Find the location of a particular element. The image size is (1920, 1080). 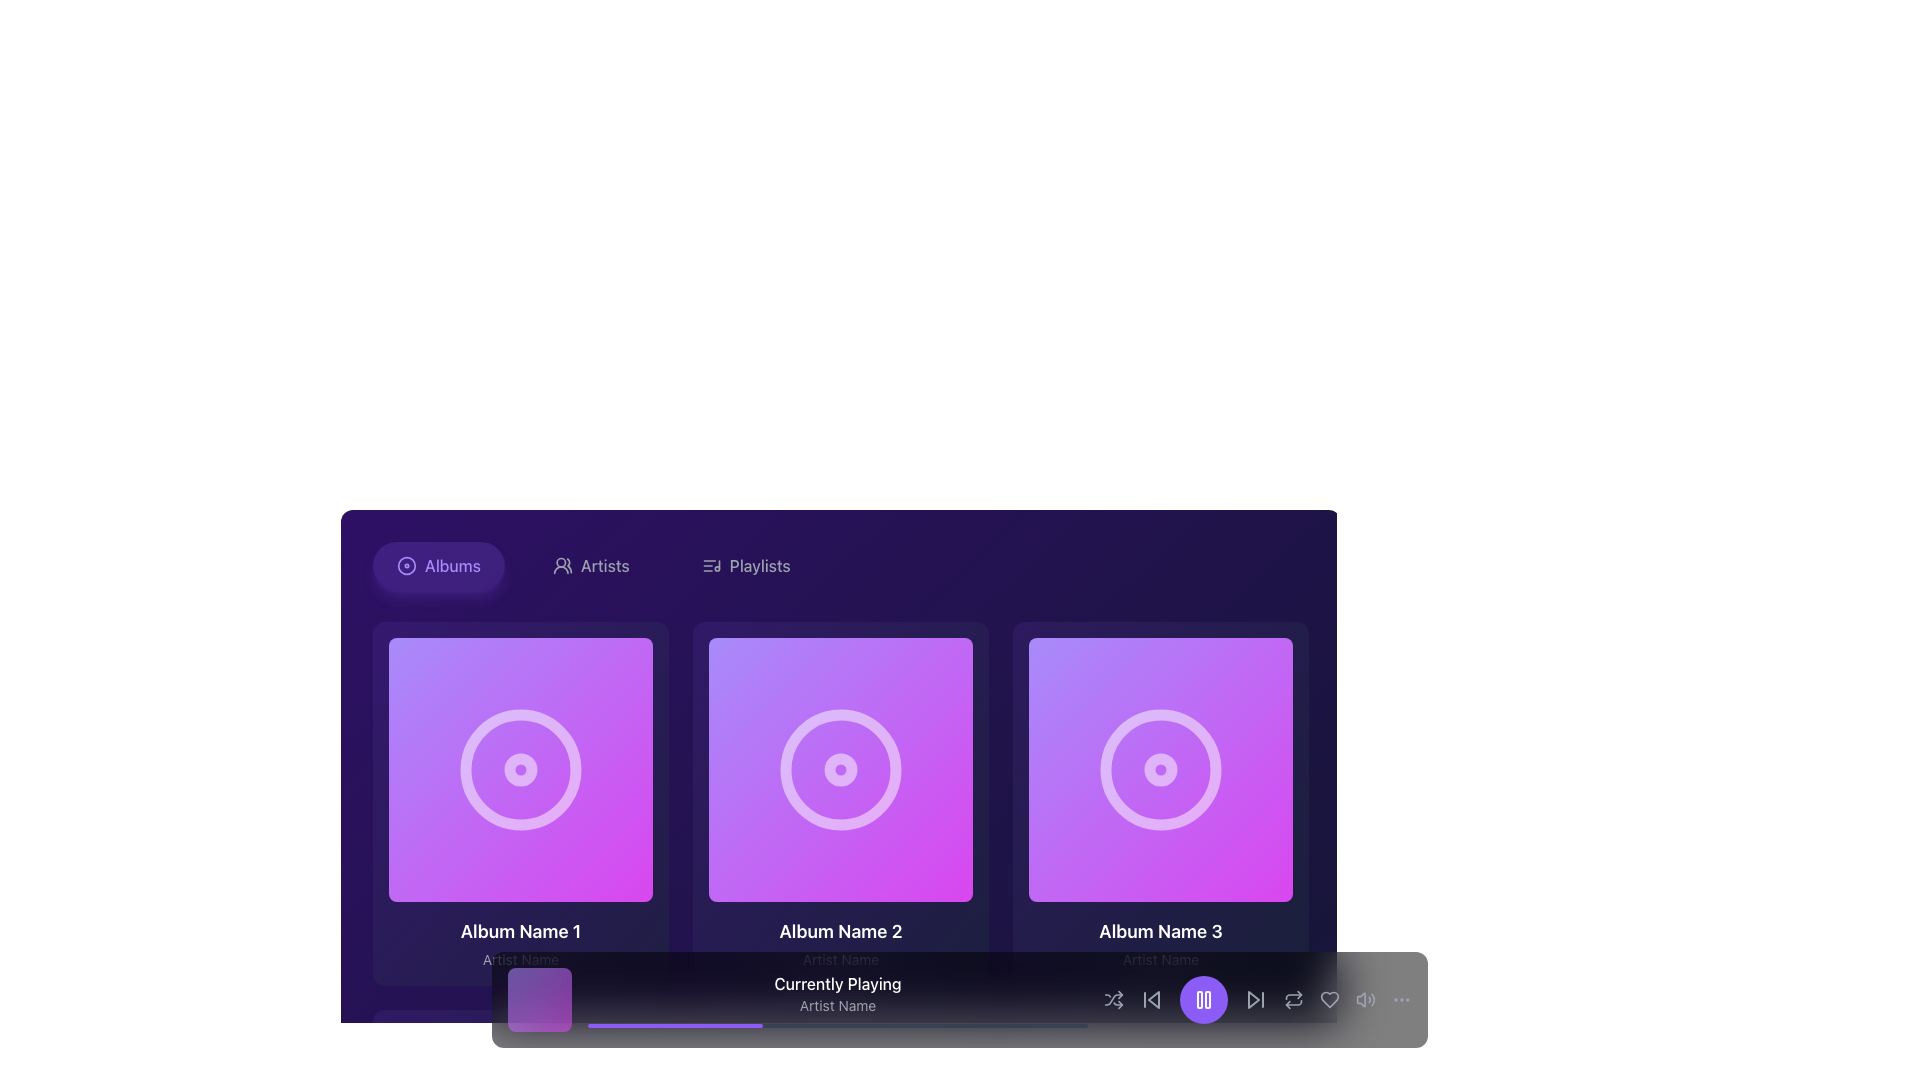

the small solid circle graphic icon located in the middle of the second album card in the horizontal list of album cards is located at coordinates (840, 769).